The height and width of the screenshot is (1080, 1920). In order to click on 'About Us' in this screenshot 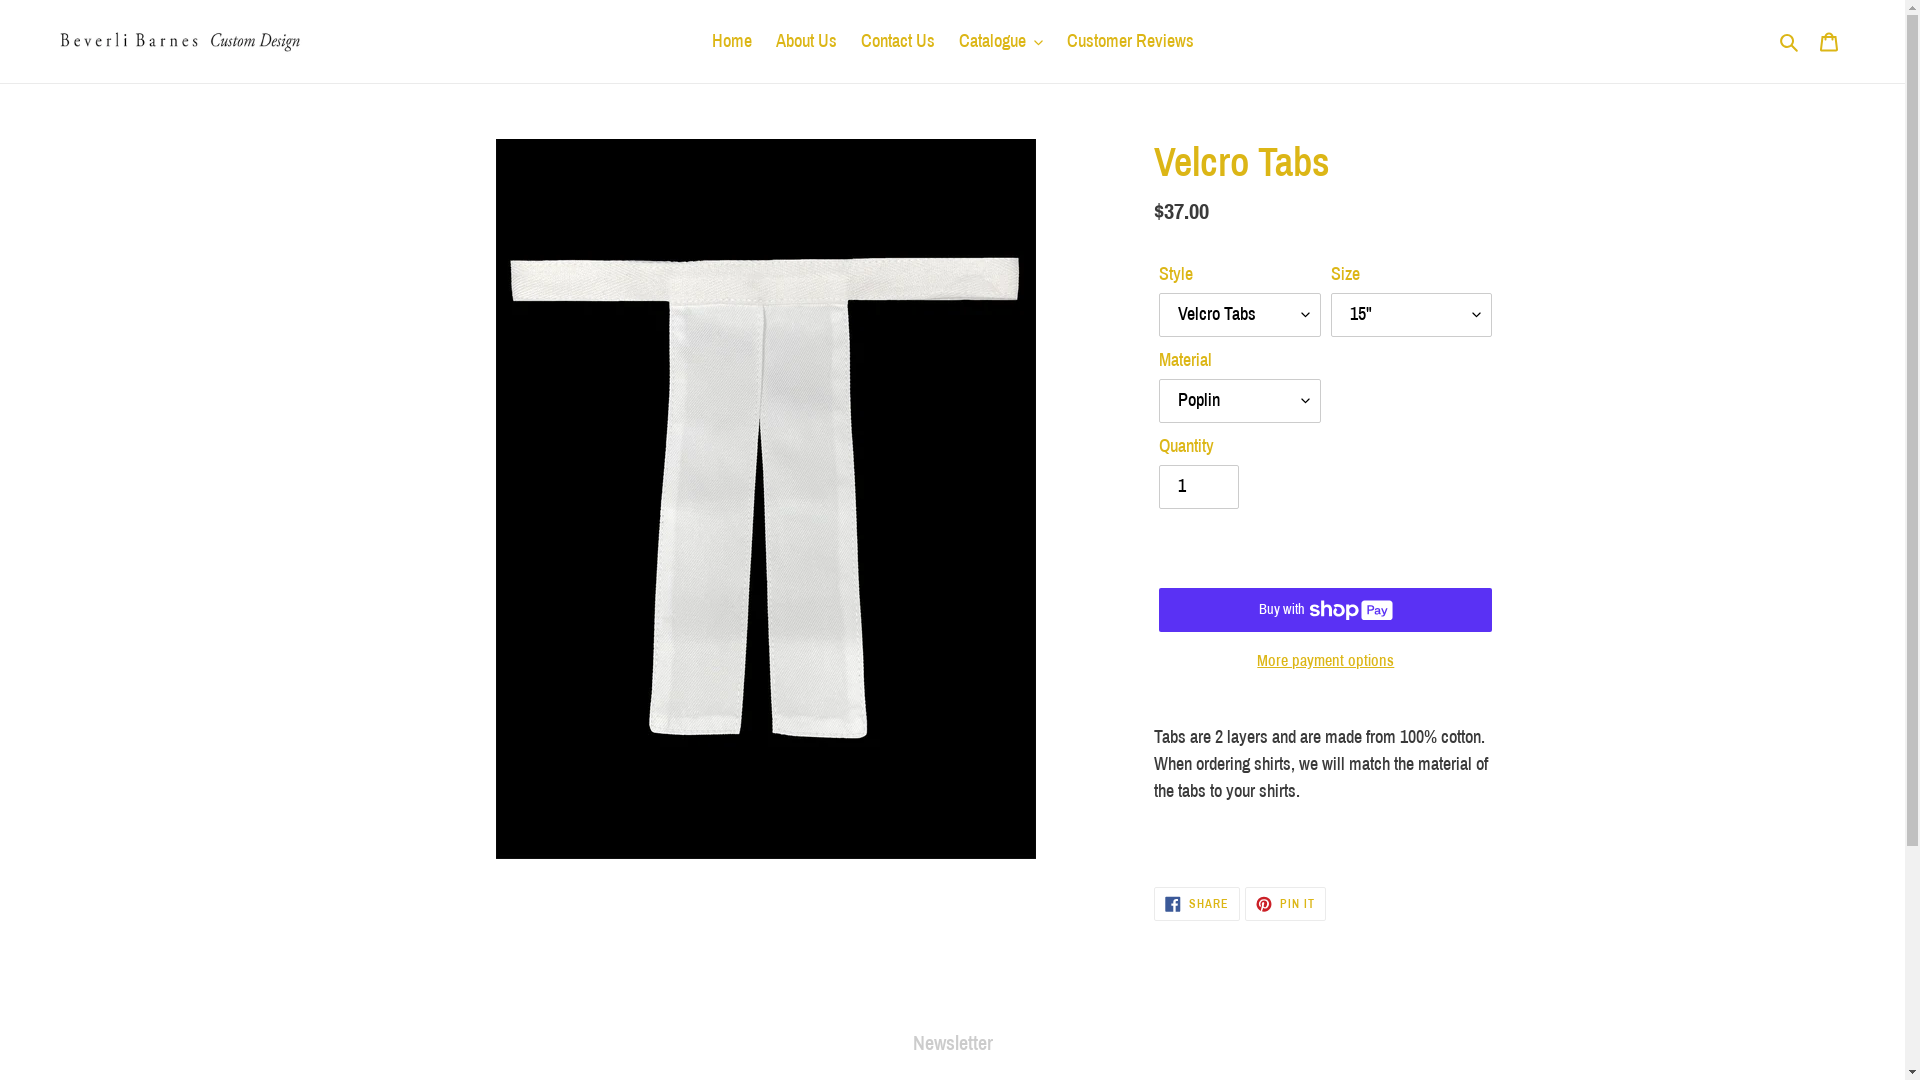, I will do `click(806, 41)`.